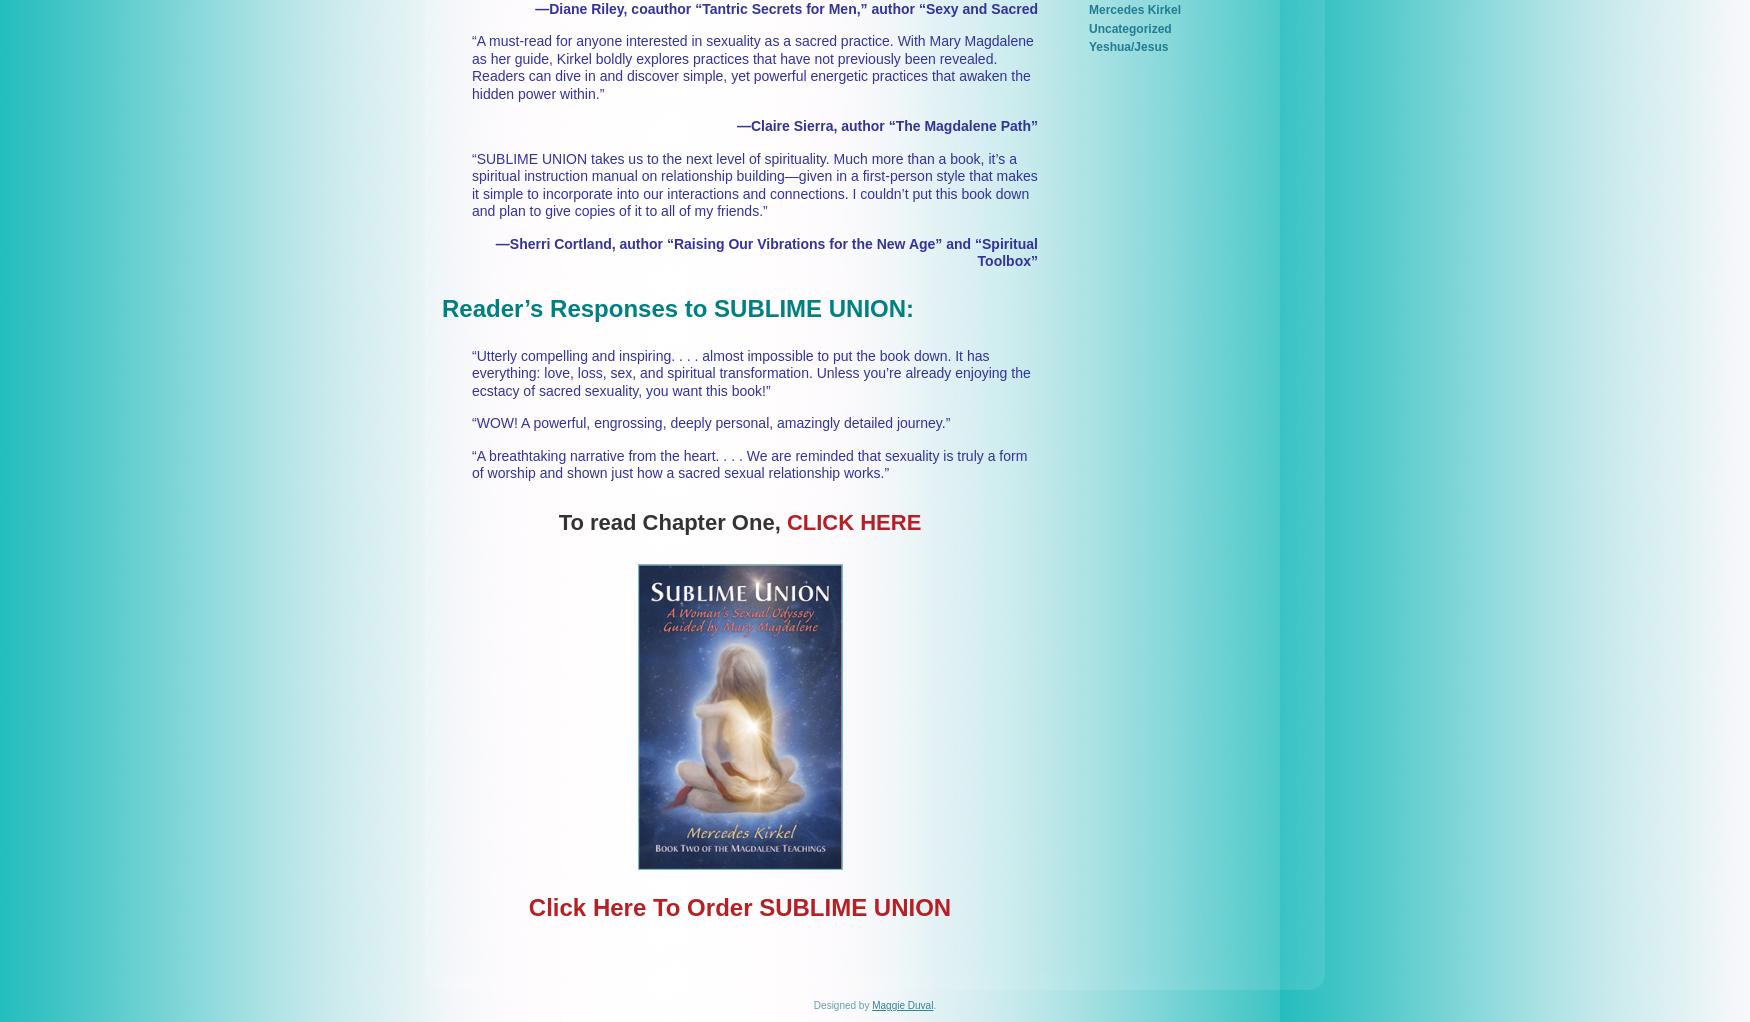 The width and height of the screenshot is (1750, 1022). Describe the element at coordinates (676, 306) in the screenshot. I see `'Reader’s Responses to SUBLIME UNION:'` at that location.